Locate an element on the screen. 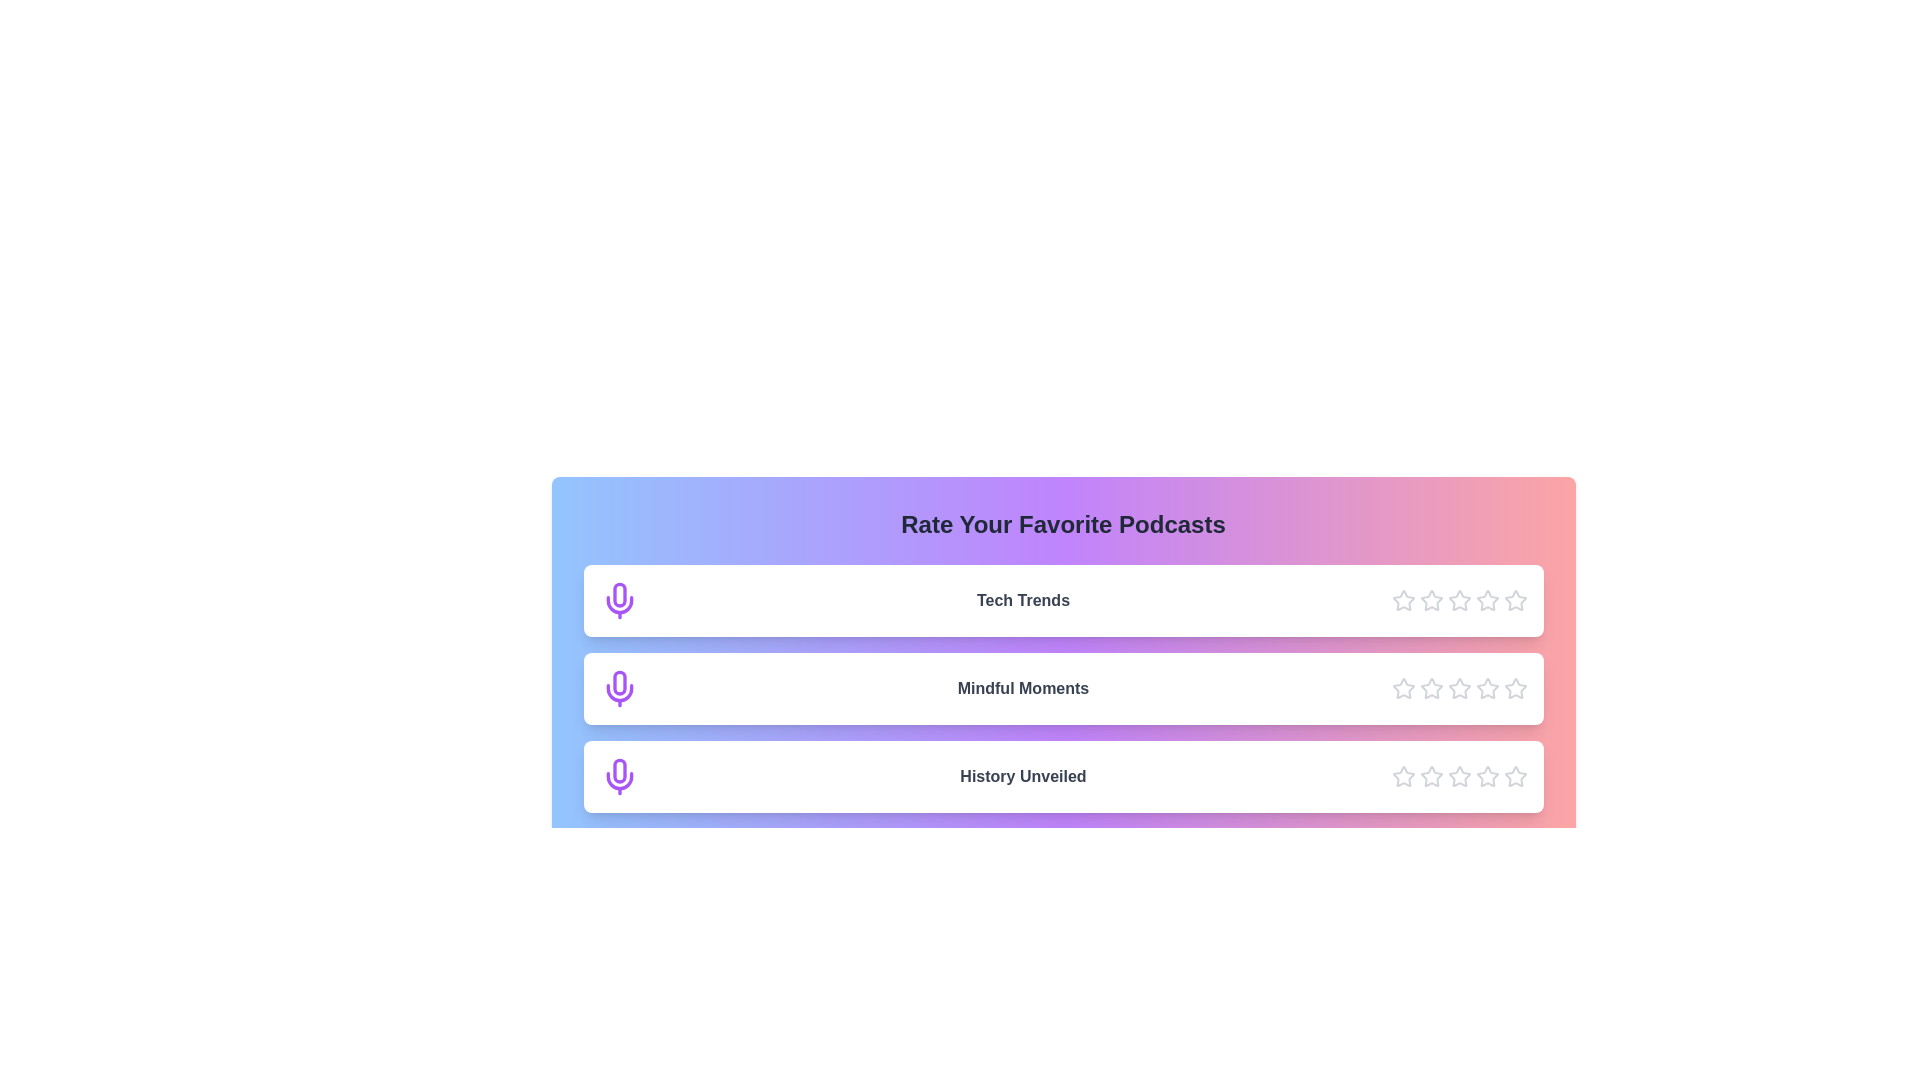 Image resolution: width=1920 pixels, height=1080 pixels. the star icon corresponding to 1 stars for the podcast History Unveiled is located at coordinates (1402, 775).